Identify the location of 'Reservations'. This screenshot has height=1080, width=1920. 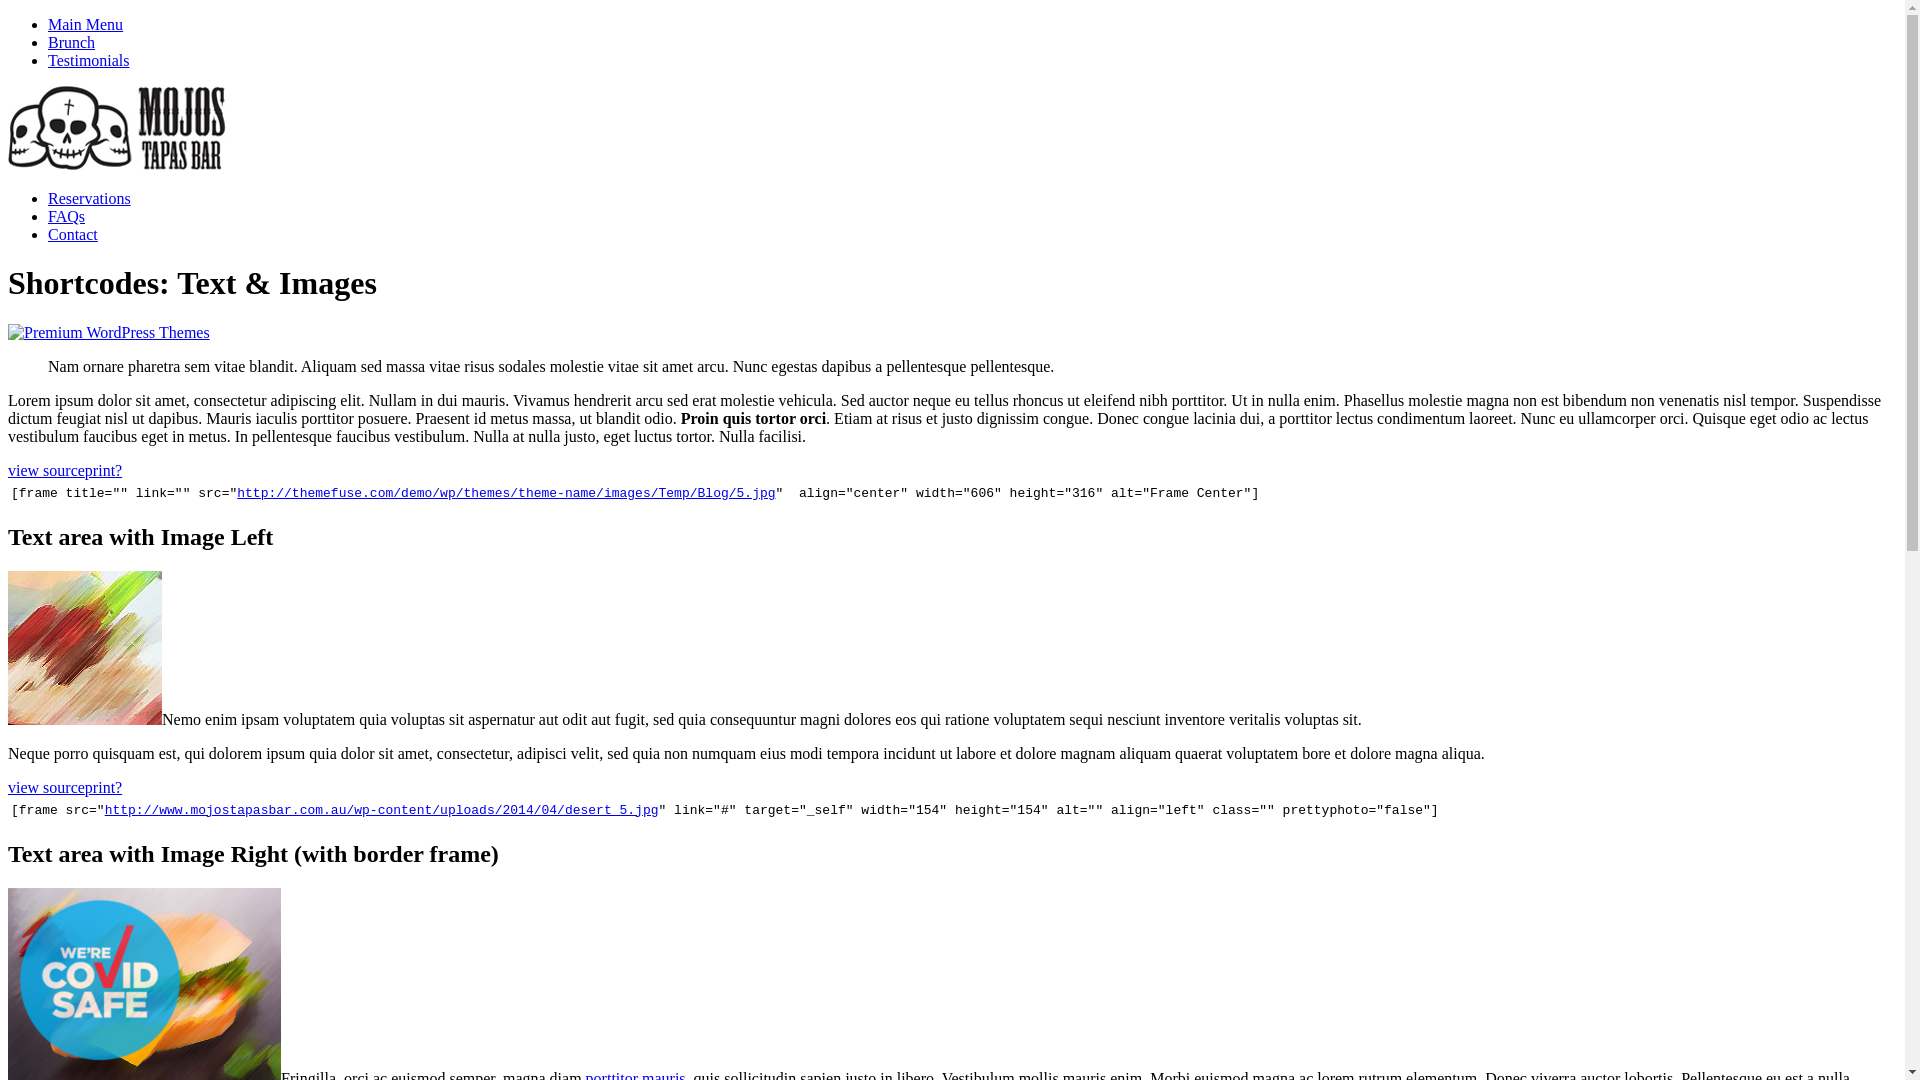
(88, 198).